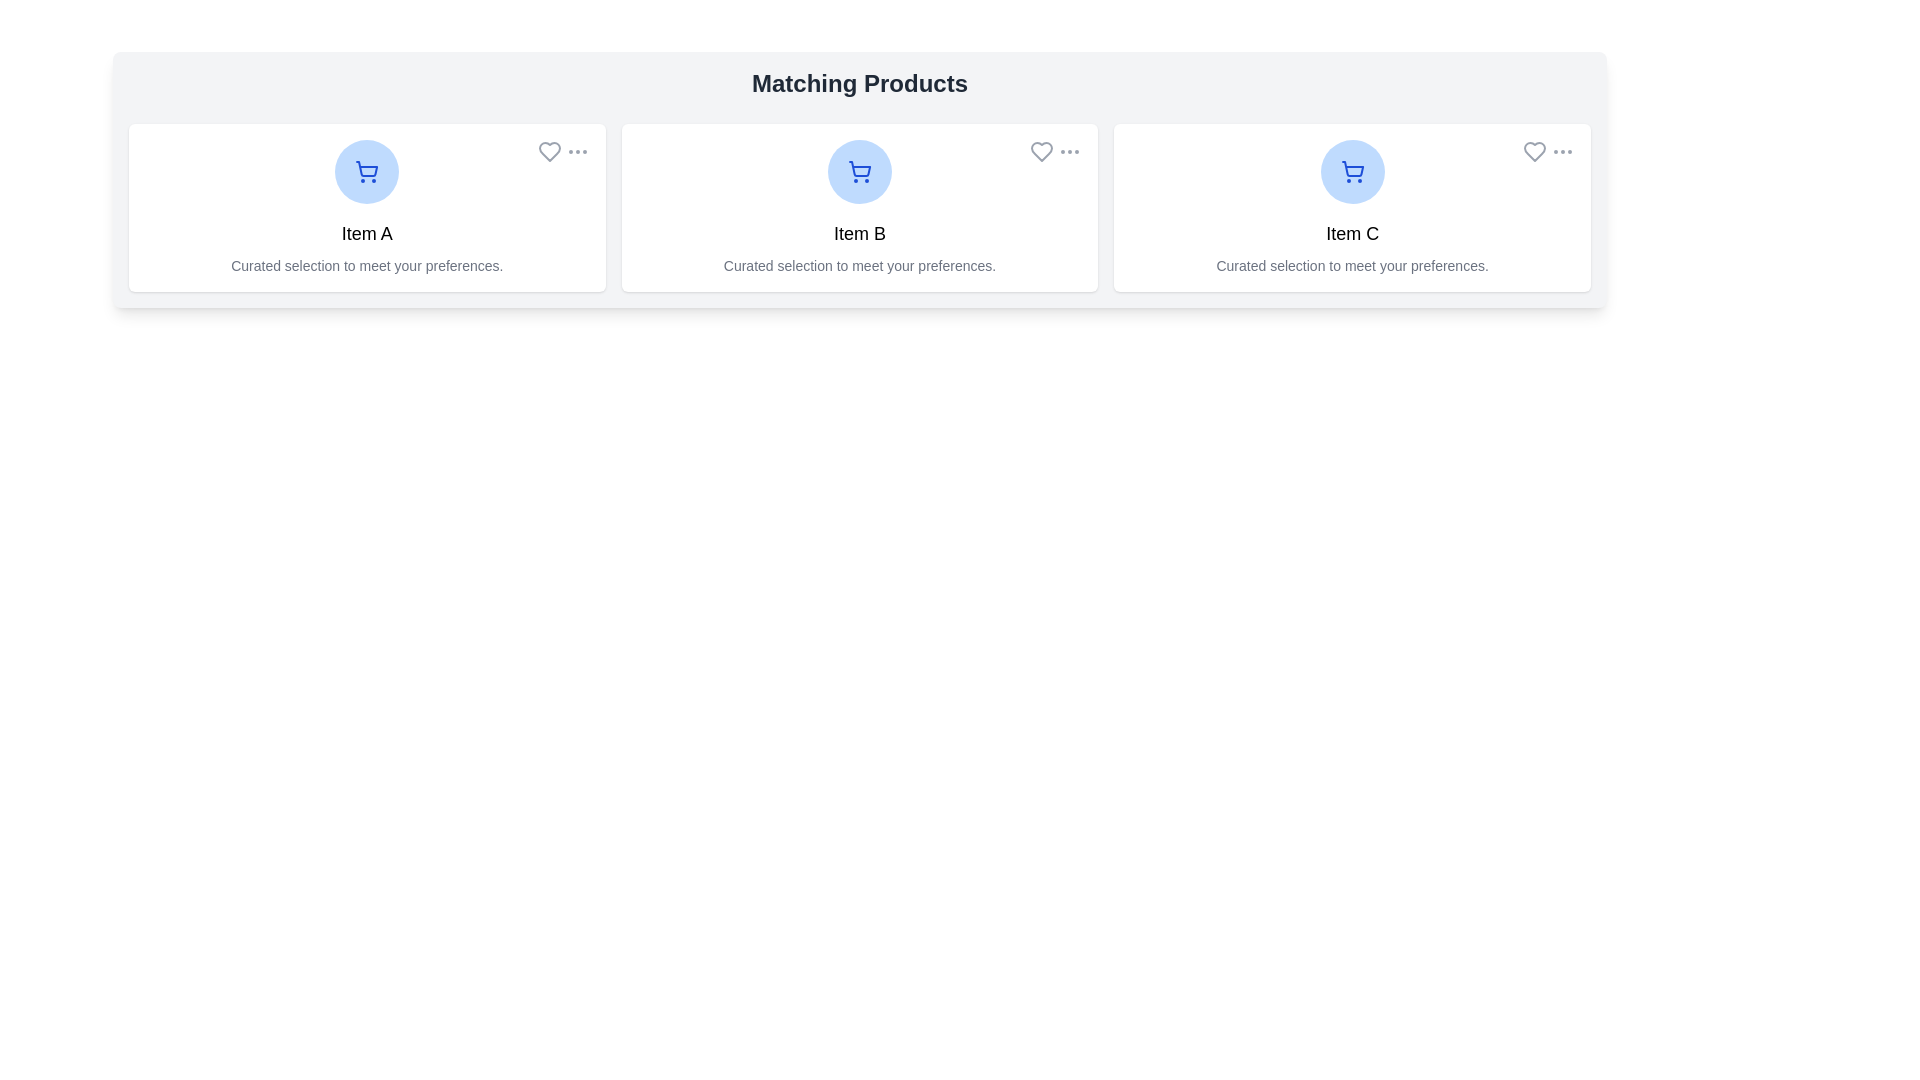  Describe the element at coordinates (576, 150) in the screenshot. I see `the 'more options' button for Item A` at that location.